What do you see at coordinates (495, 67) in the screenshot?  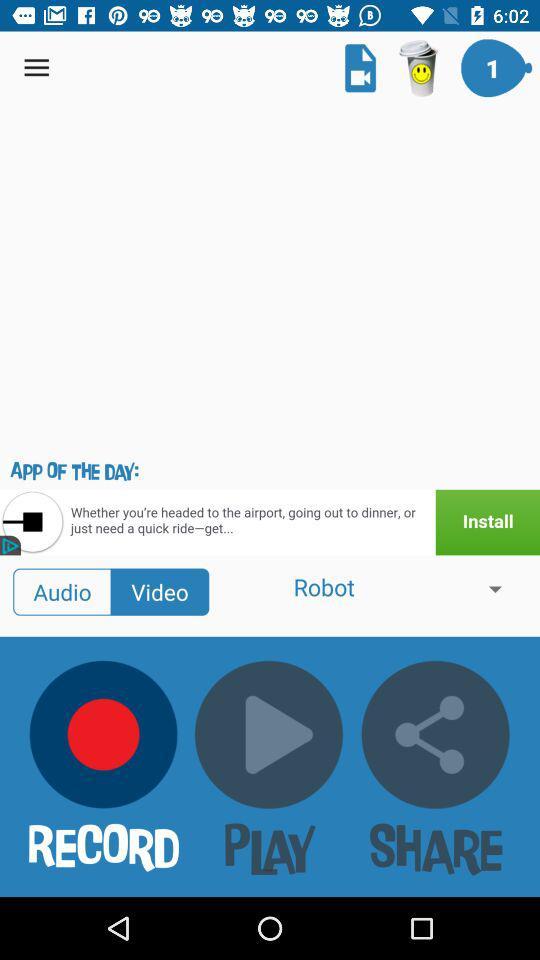 I see `the icon on top right corner of the page` at bounding box center [495, 67].